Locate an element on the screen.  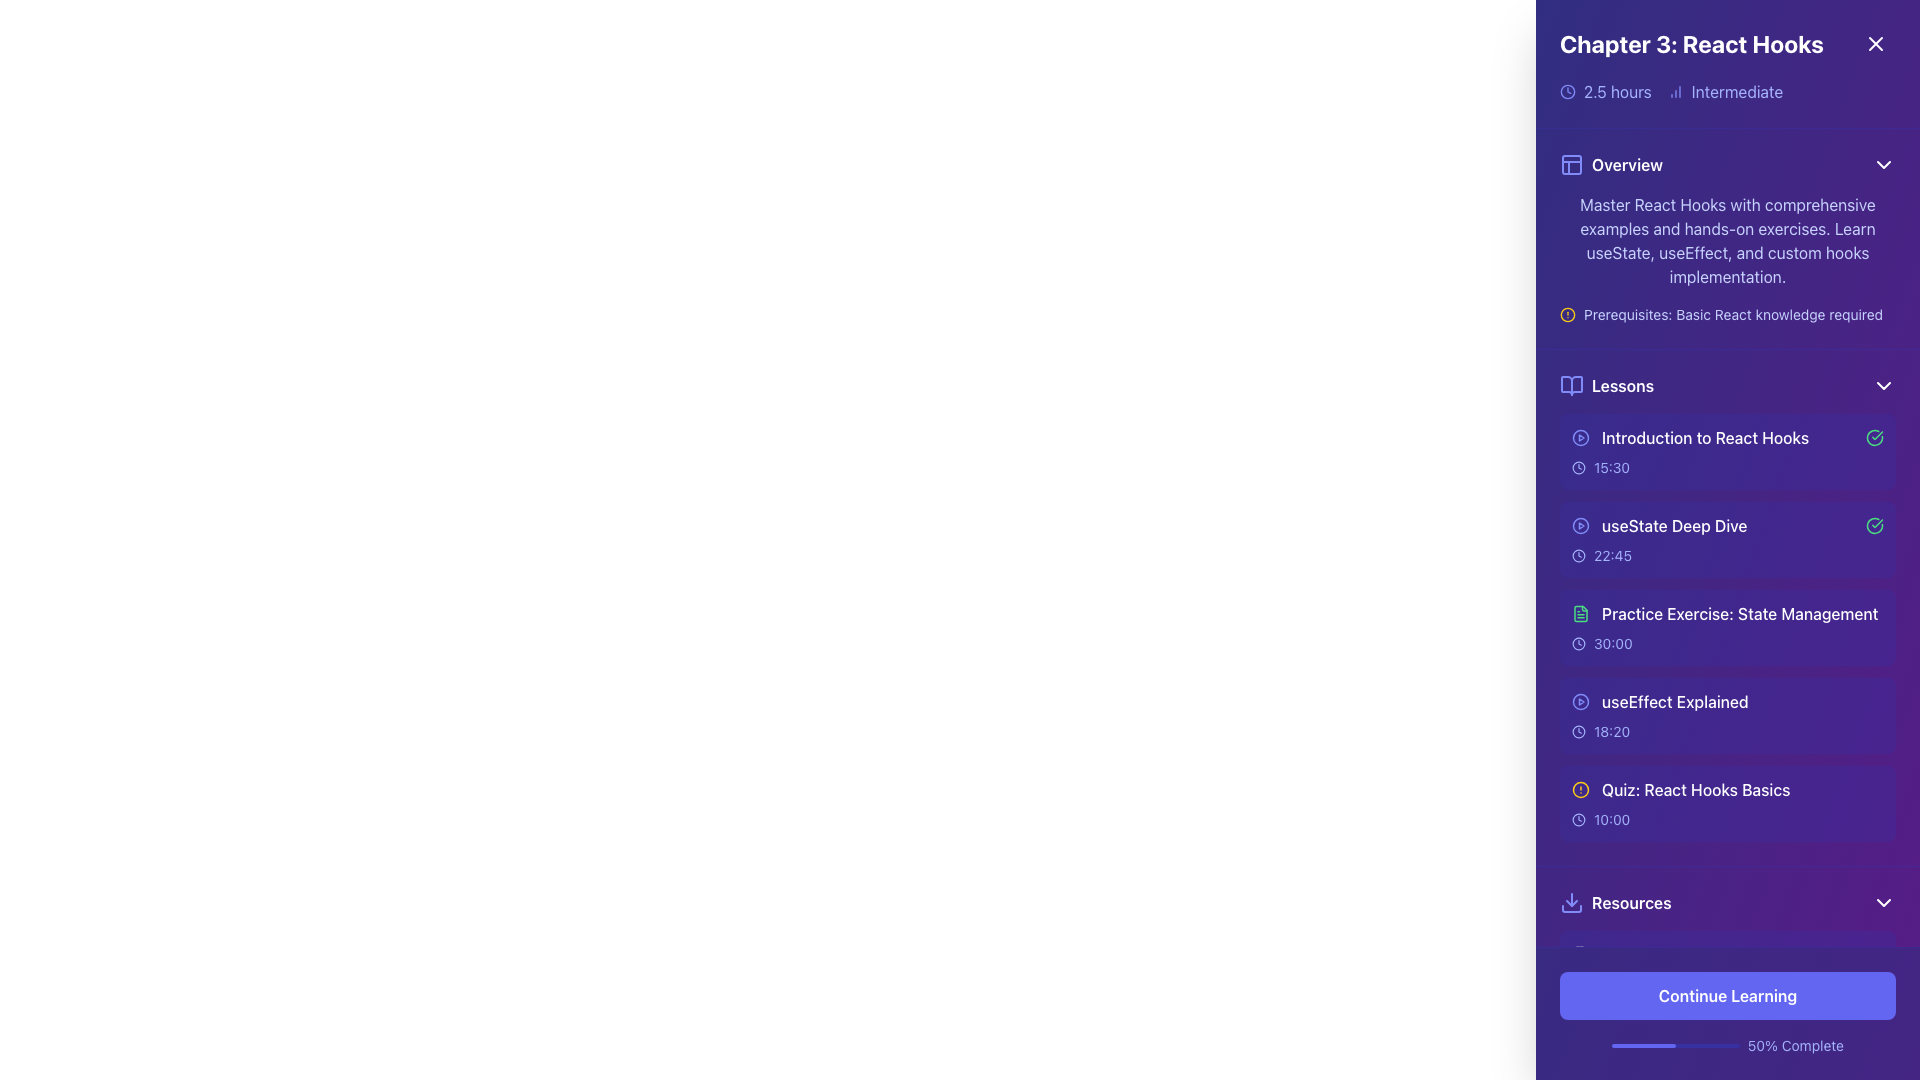
text content of the header-like text element displaying 'Quiz: React Hooks Basics', which is styled in bold and has a yellow exclamation icon before it, located within a list of lessons is located at coordinates (1727, 789).